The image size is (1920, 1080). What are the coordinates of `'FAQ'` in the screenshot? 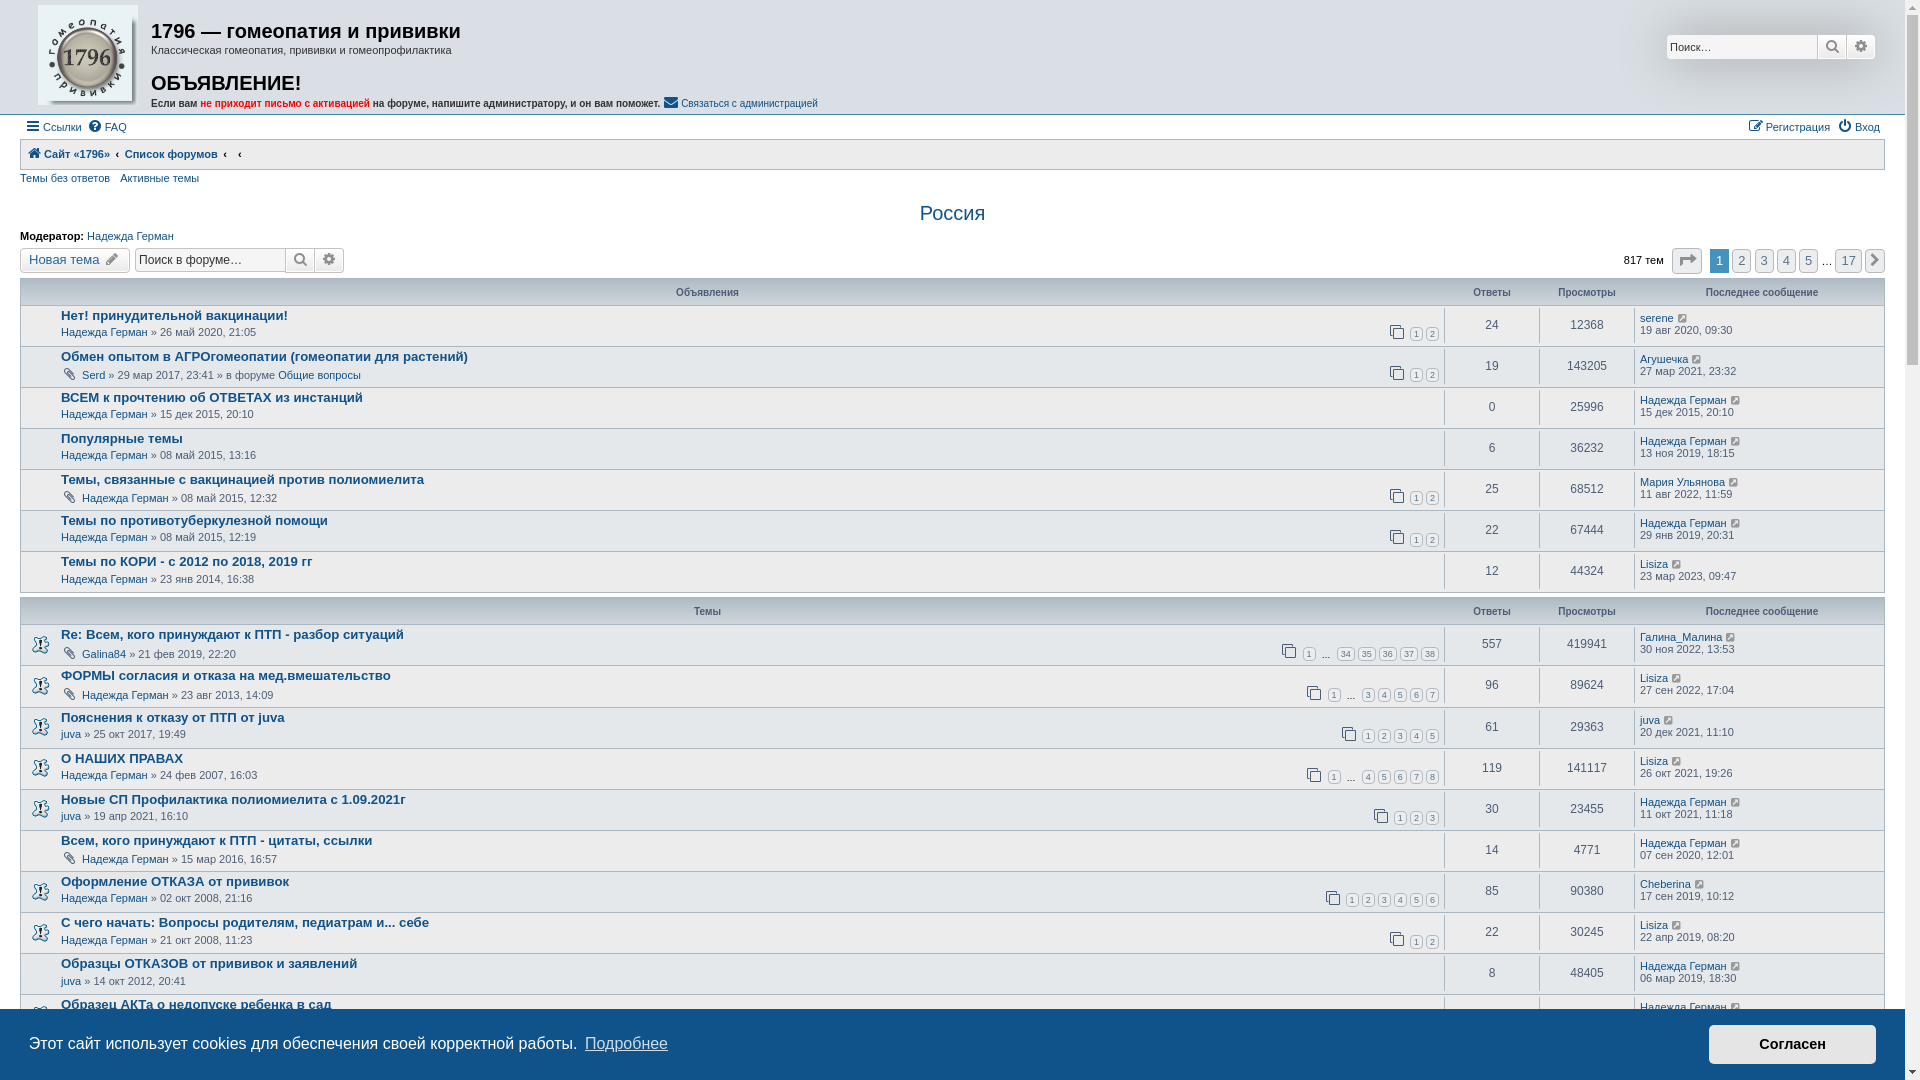 It's located at (105, 127).